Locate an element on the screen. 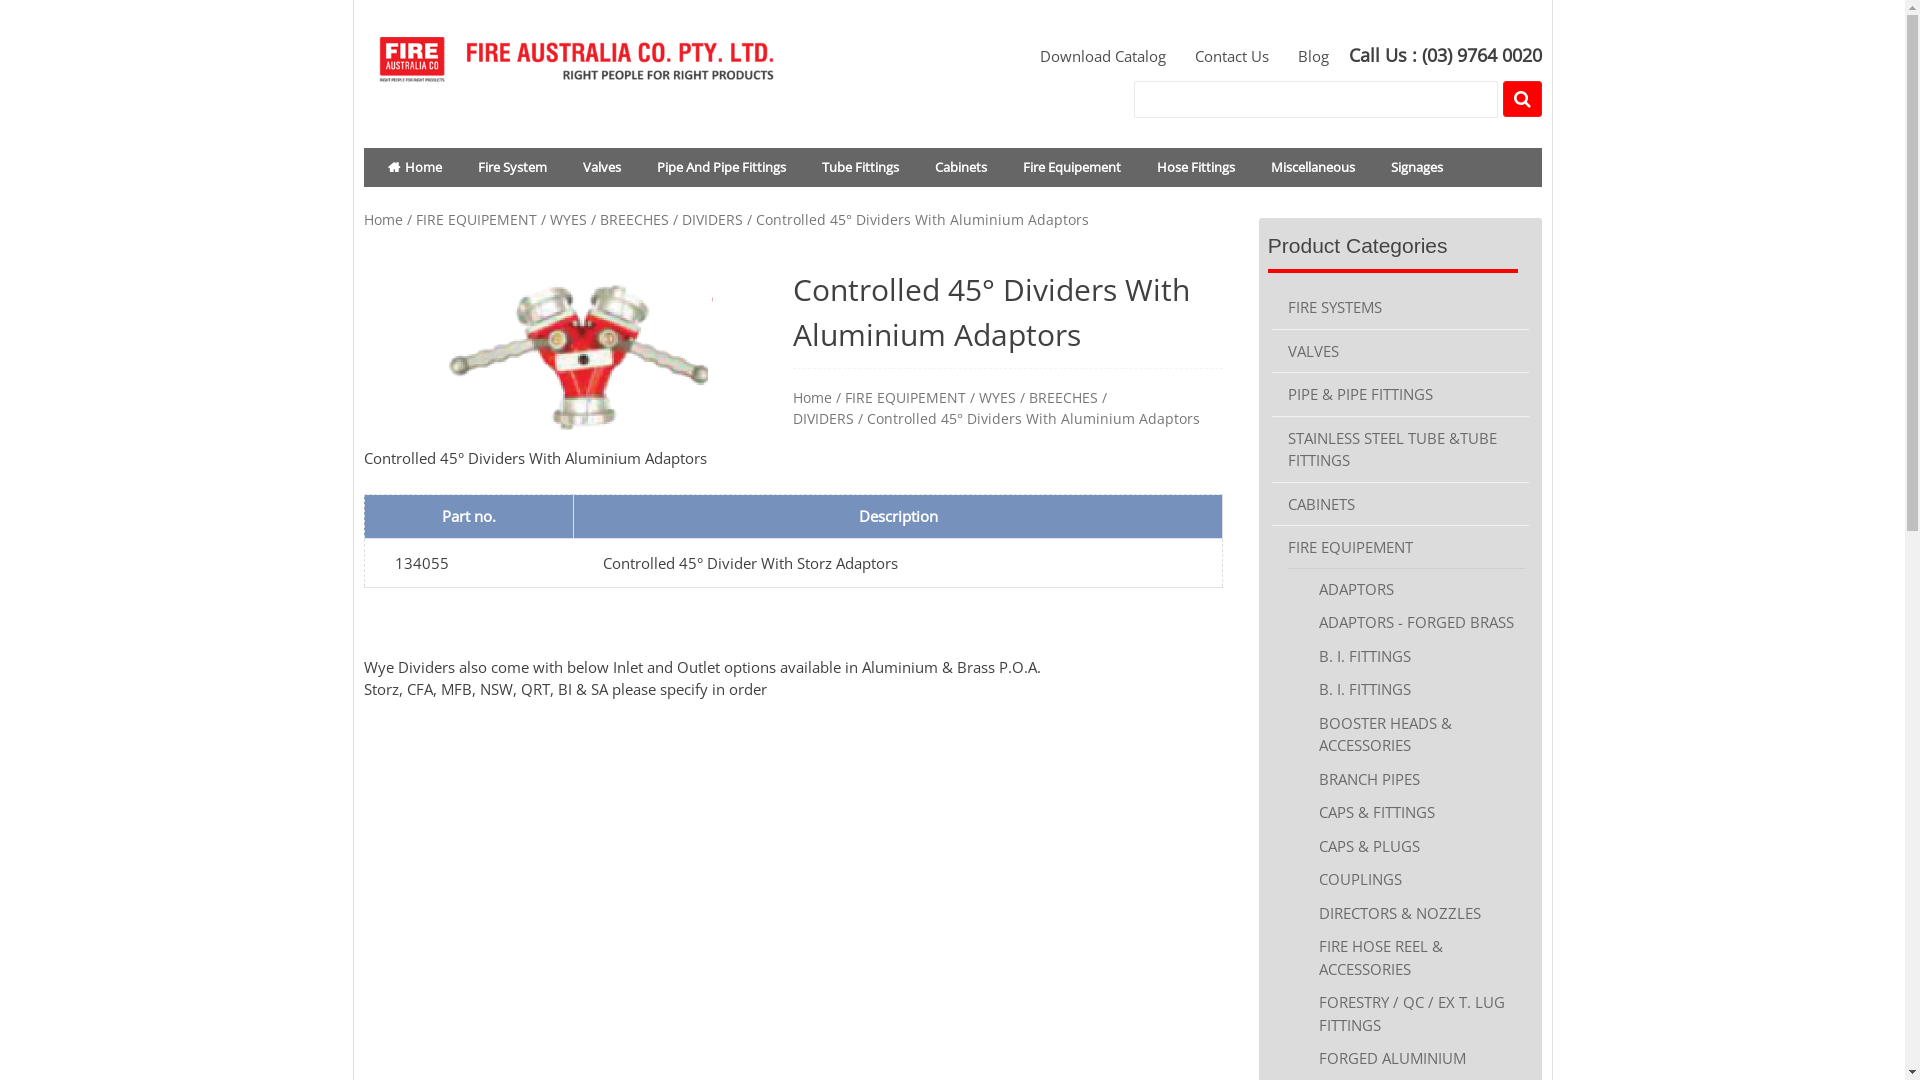 This screenshot has width=1920, height=1080. 'PIPE & PIPE FITTINGS' is located at coordinates (1287, 393).